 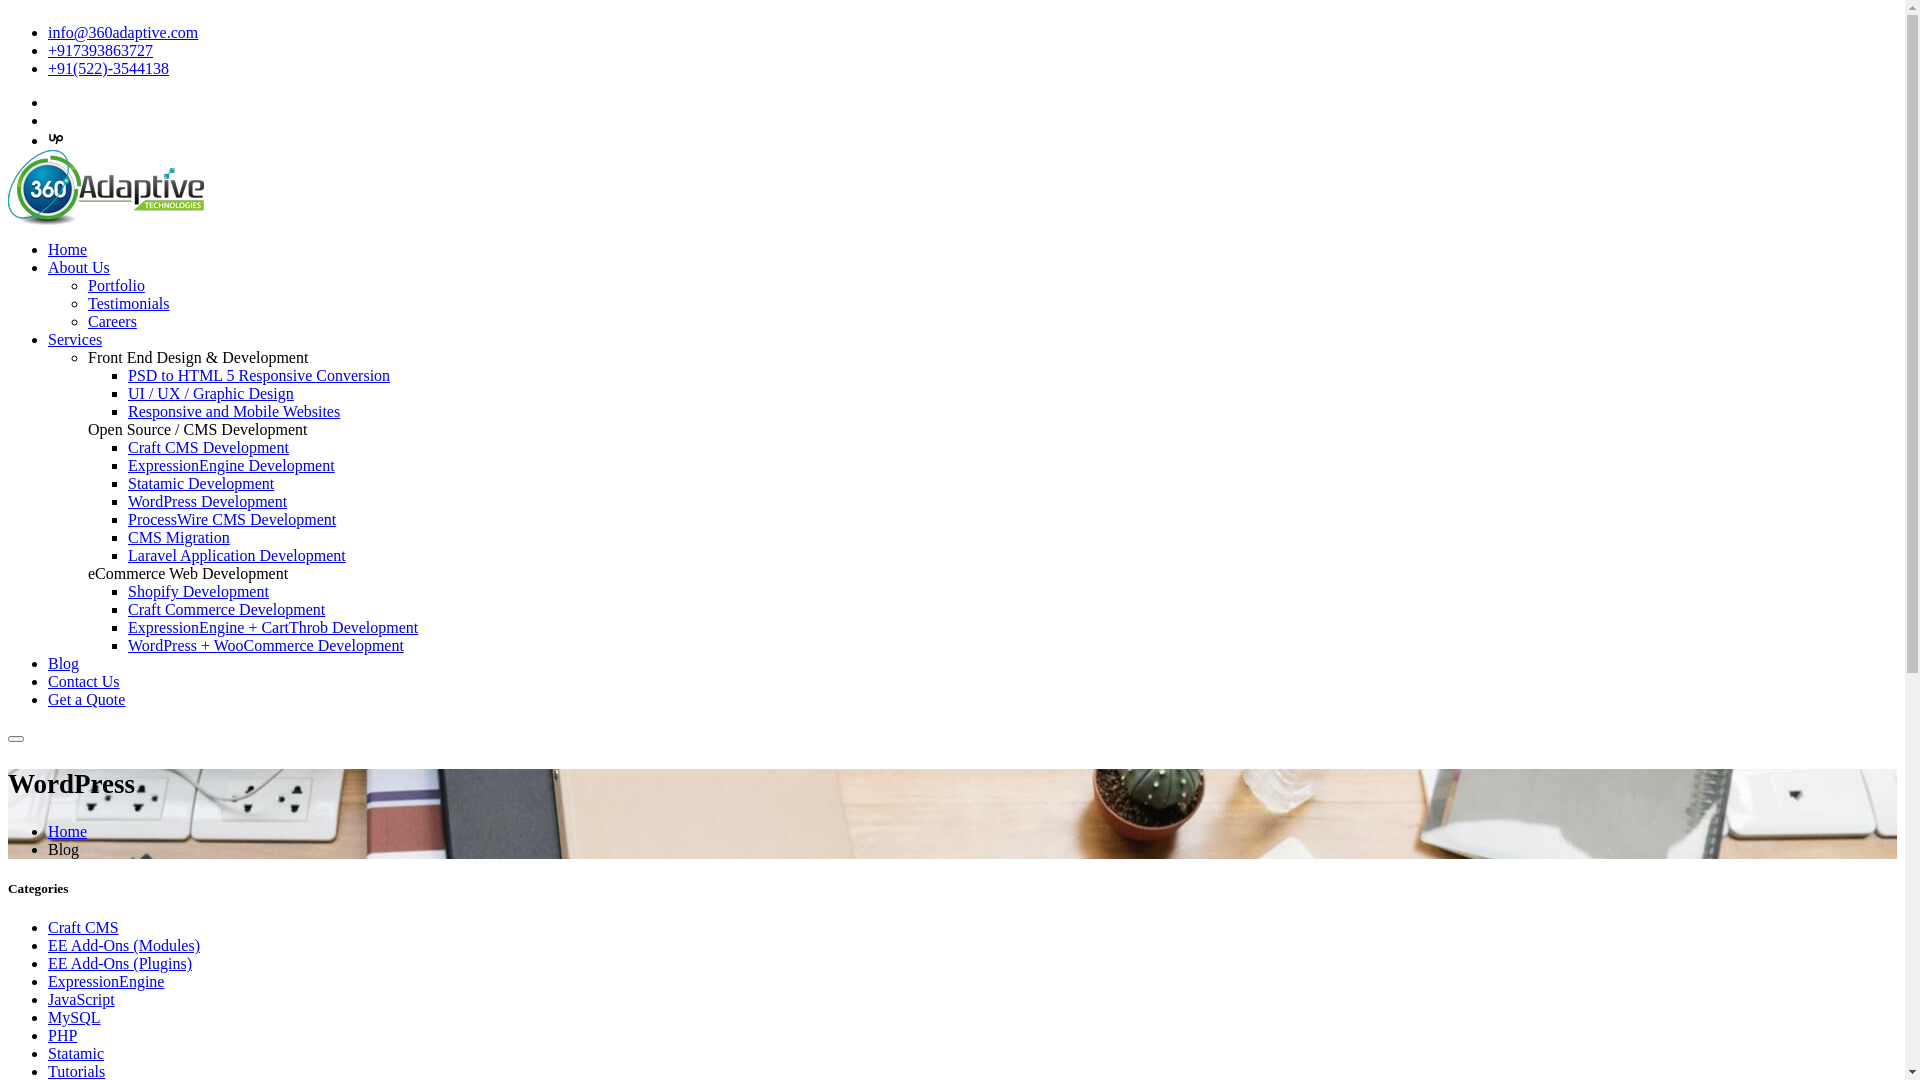 What do you see at coordinates (80, 999) in the screenshot?
I see `'JavaScript'` at bounding box center [80, 999].